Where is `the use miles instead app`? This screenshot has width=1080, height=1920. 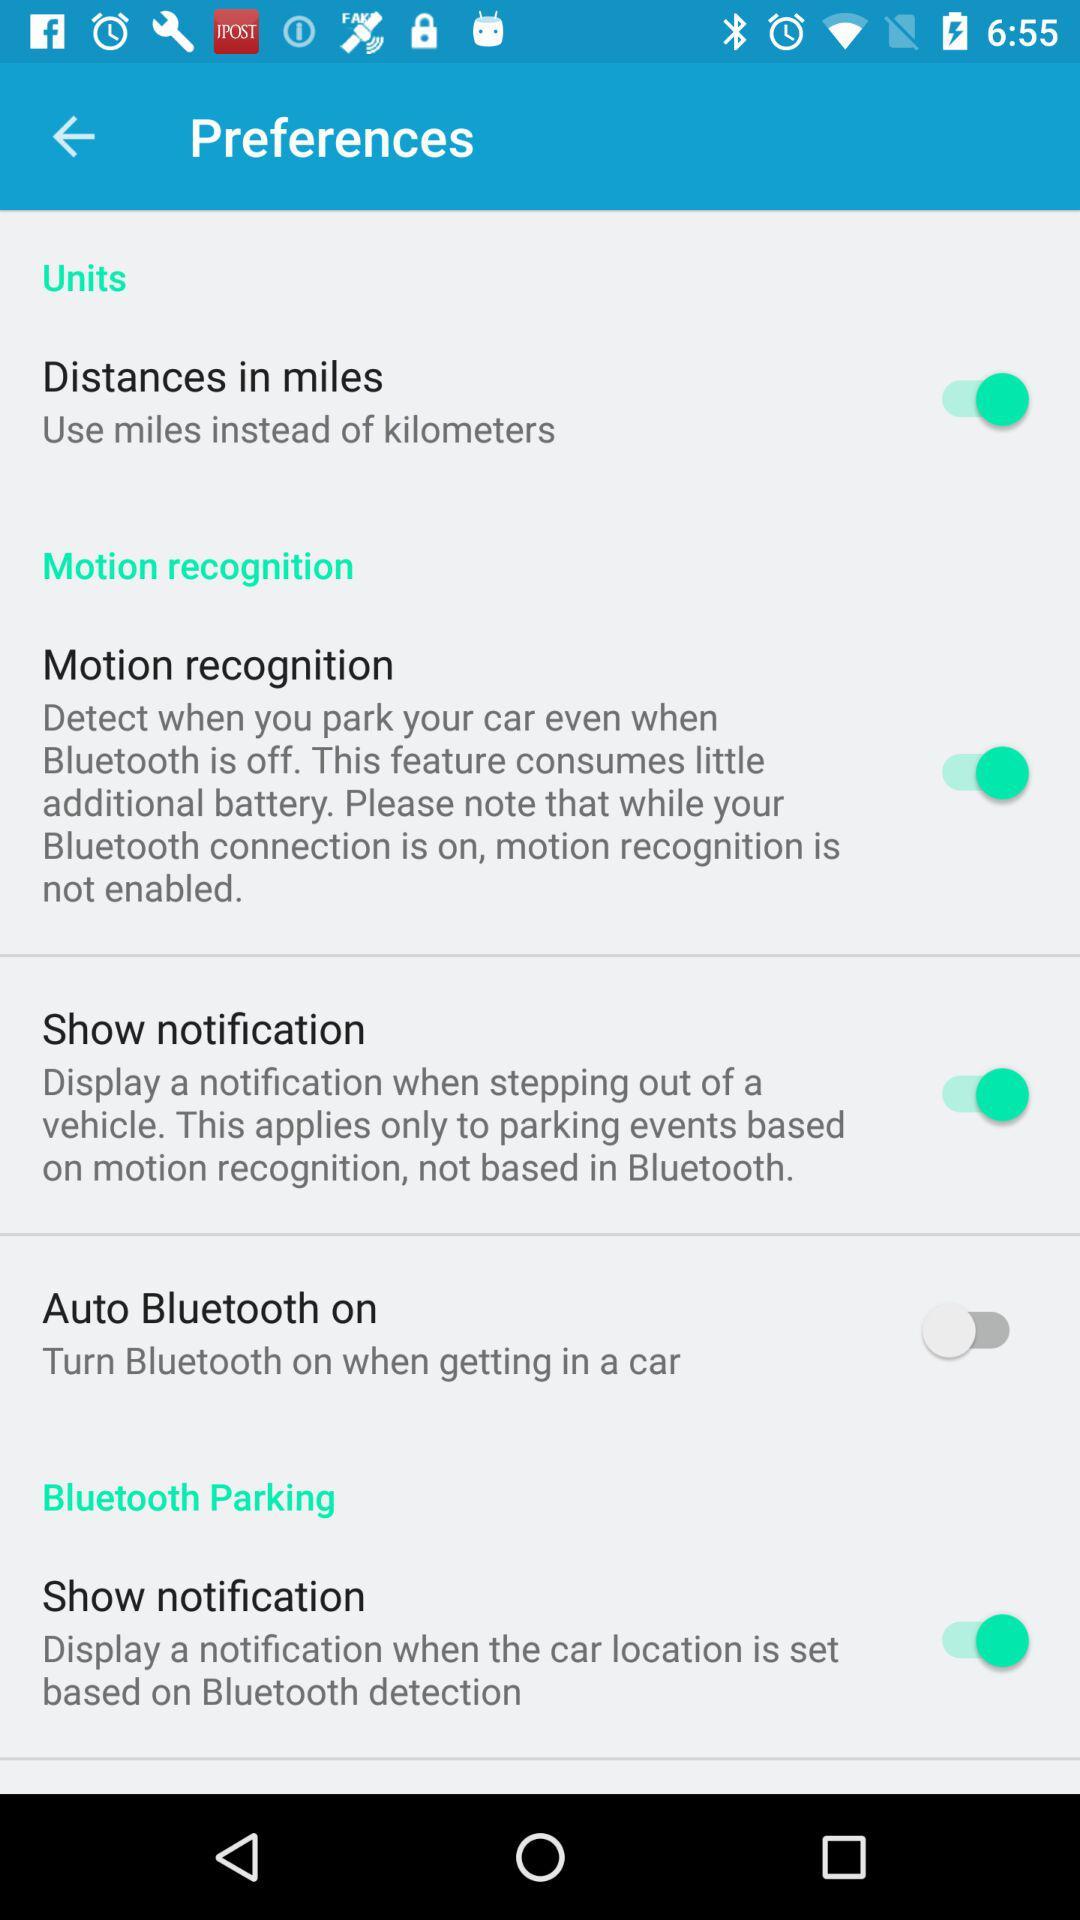 the use miles instead app is located at coordinates (298, 427).